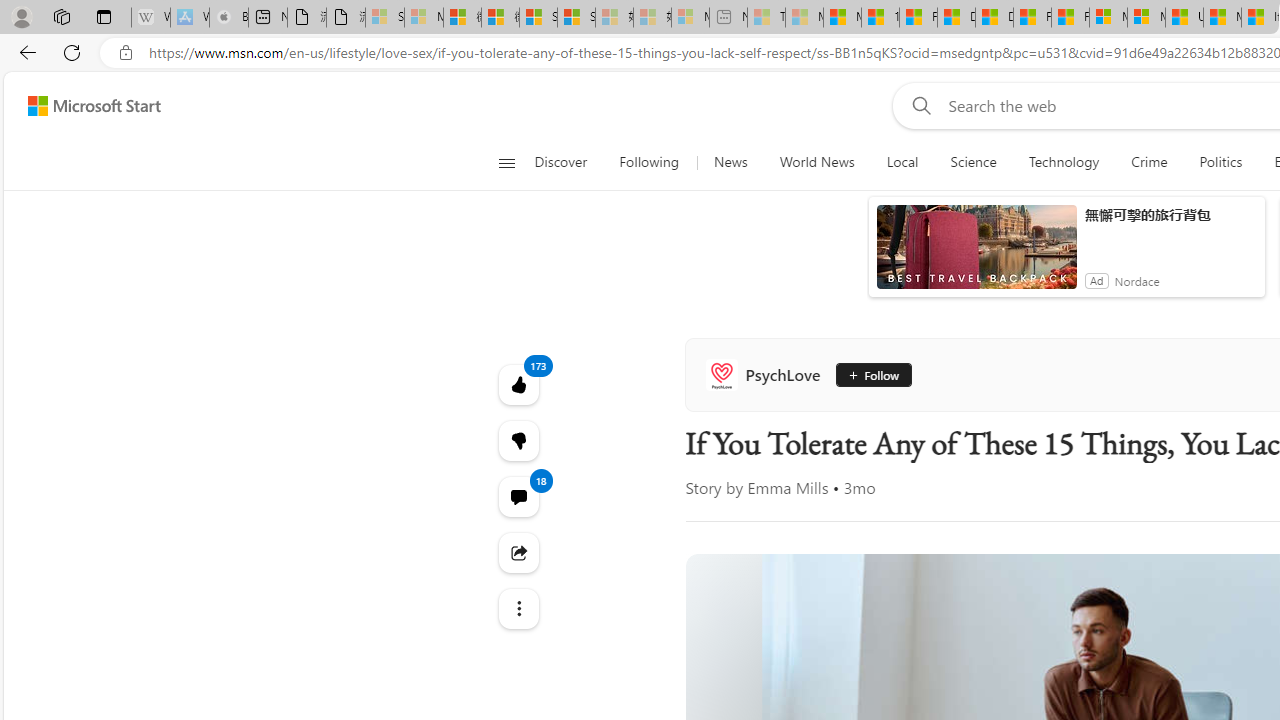 The height and width of the screenshot is (720, 1280). I want to click on 'Class: button-glyph', so click(506, 162).